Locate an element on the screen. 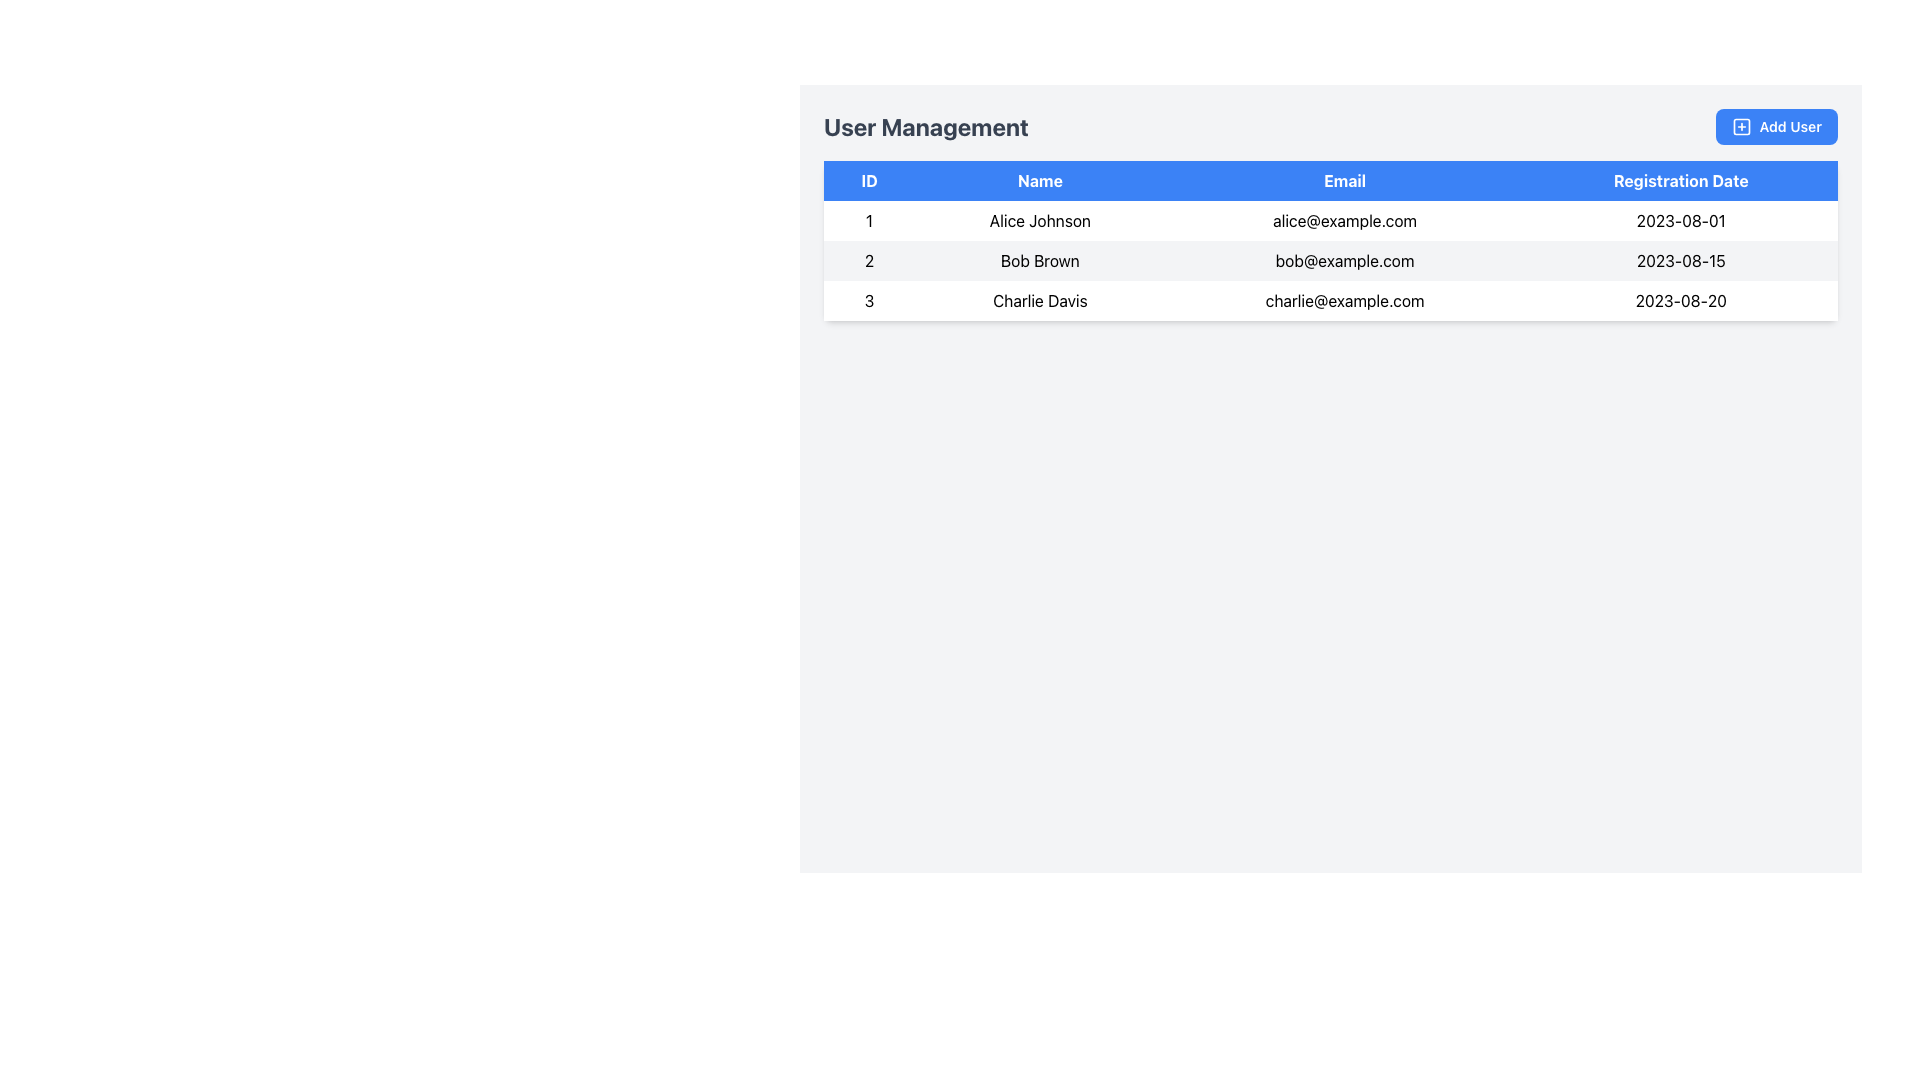  the third row of the user information table that displays ID '3', Name 'Charlie Davis', Email 'charlie@example.com', and Registration Date '2023-08-20' is located at coordinates (1330, 300).